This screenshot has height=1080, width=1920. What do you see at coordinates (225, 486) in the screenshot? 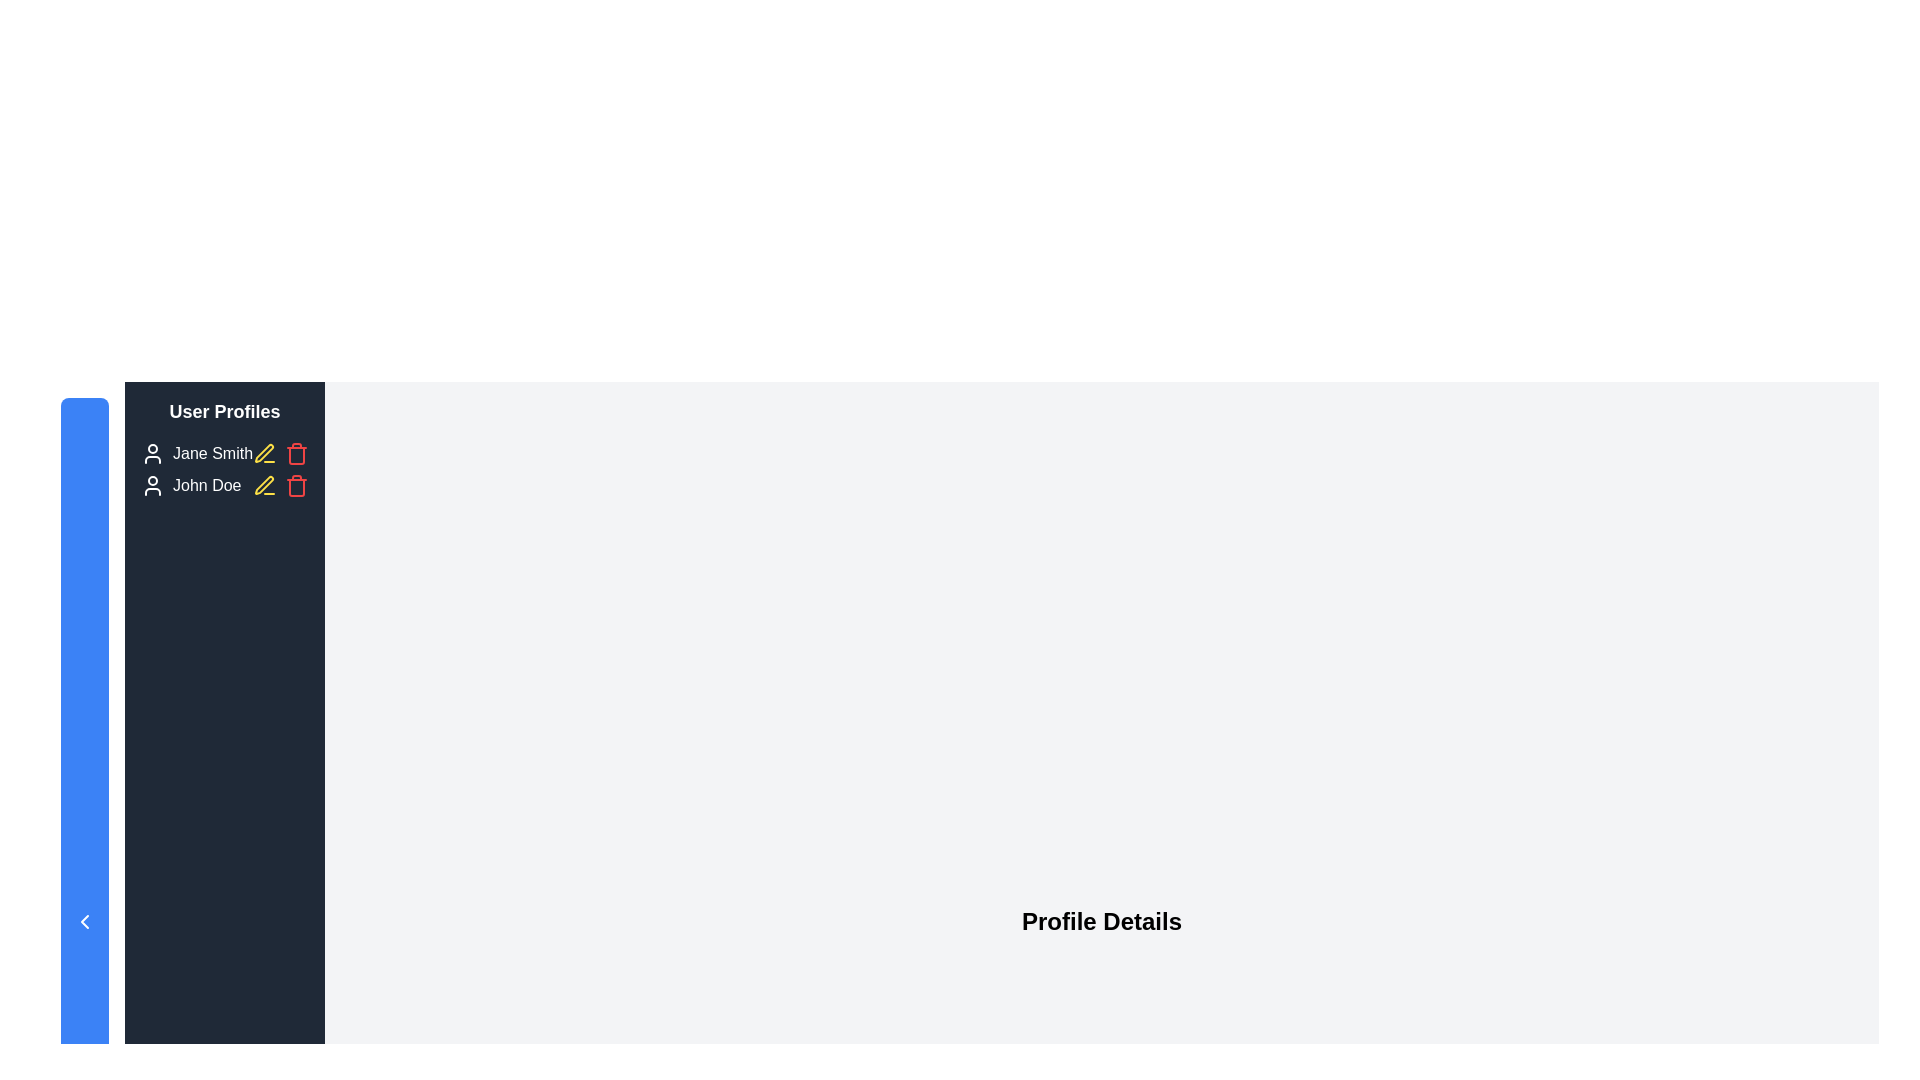
I see `the user profile entry for John Doe` at bounding box center [225, 486].